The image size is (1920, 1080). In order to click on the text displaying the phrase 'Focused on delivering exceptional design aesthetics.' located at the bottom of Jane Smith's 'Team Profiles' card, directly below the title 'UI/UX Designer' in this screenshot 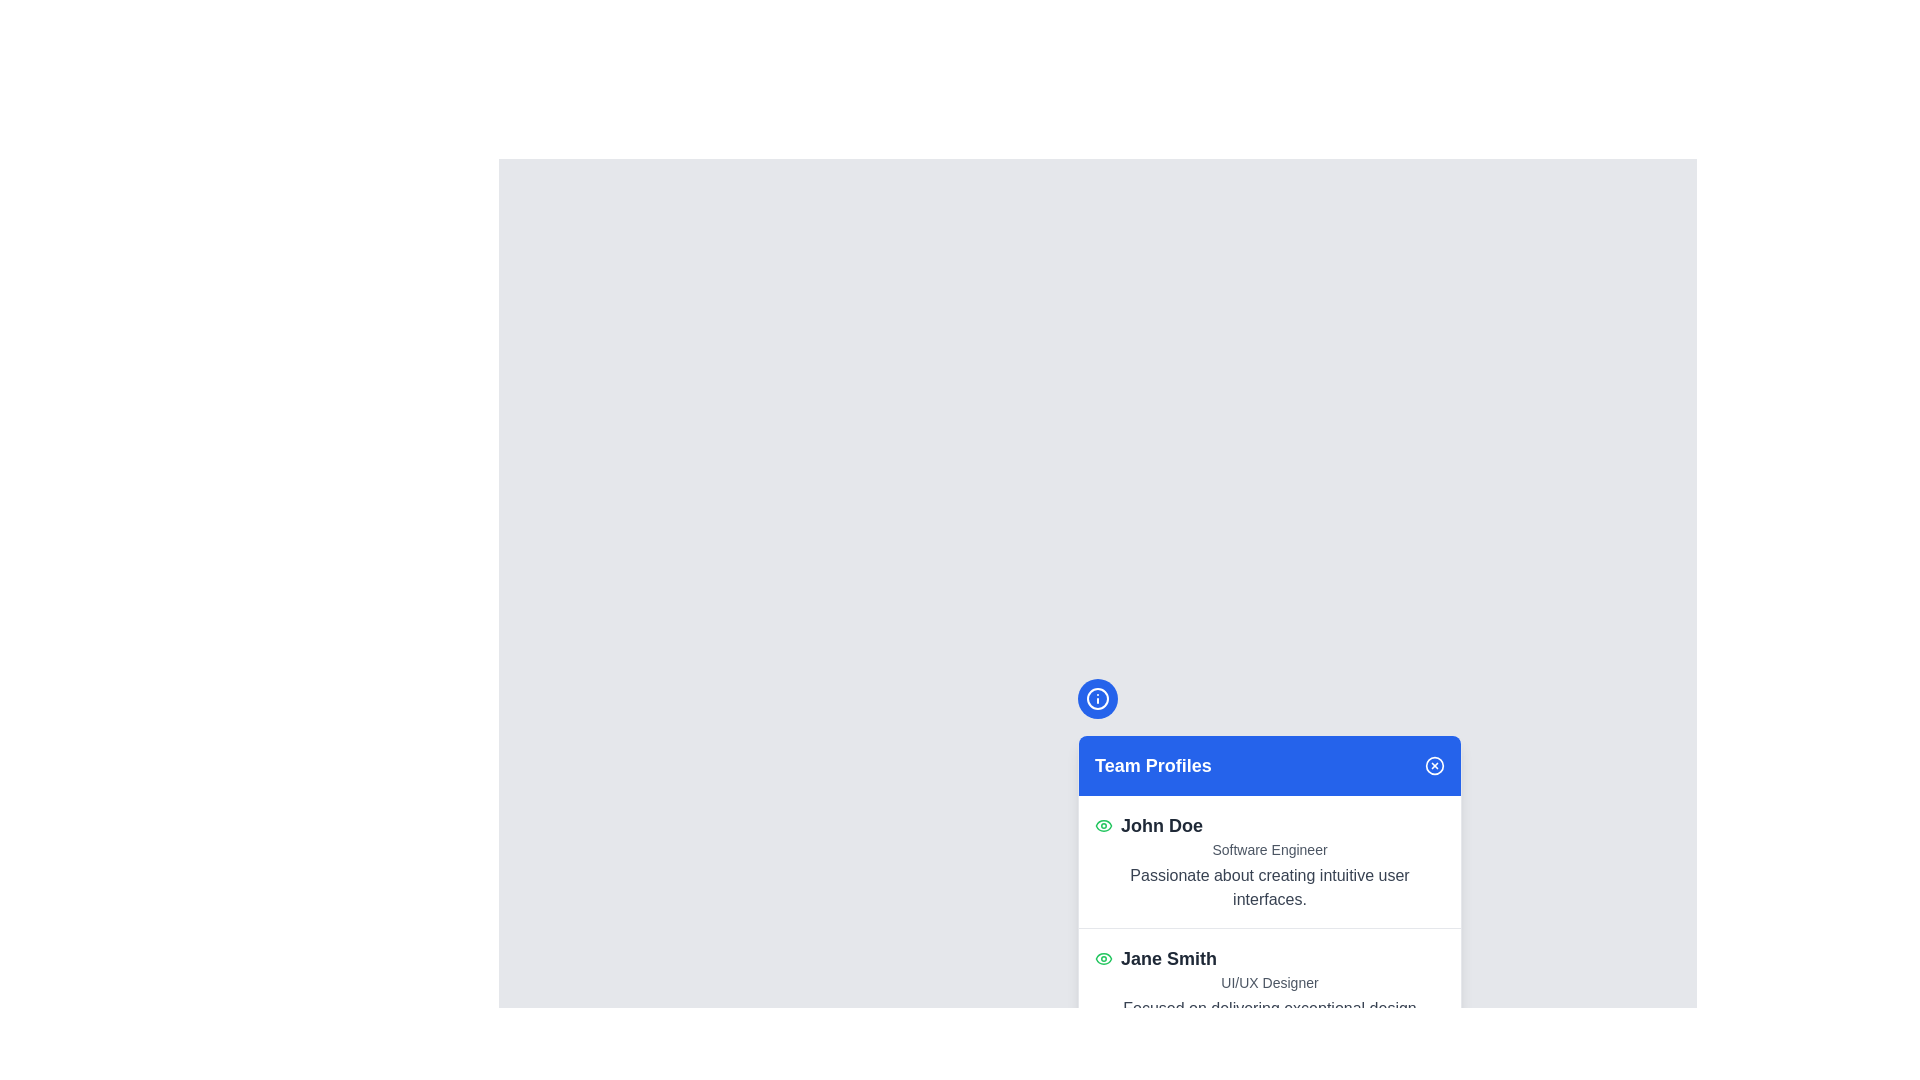, I will do `click(1269, 1021)`.